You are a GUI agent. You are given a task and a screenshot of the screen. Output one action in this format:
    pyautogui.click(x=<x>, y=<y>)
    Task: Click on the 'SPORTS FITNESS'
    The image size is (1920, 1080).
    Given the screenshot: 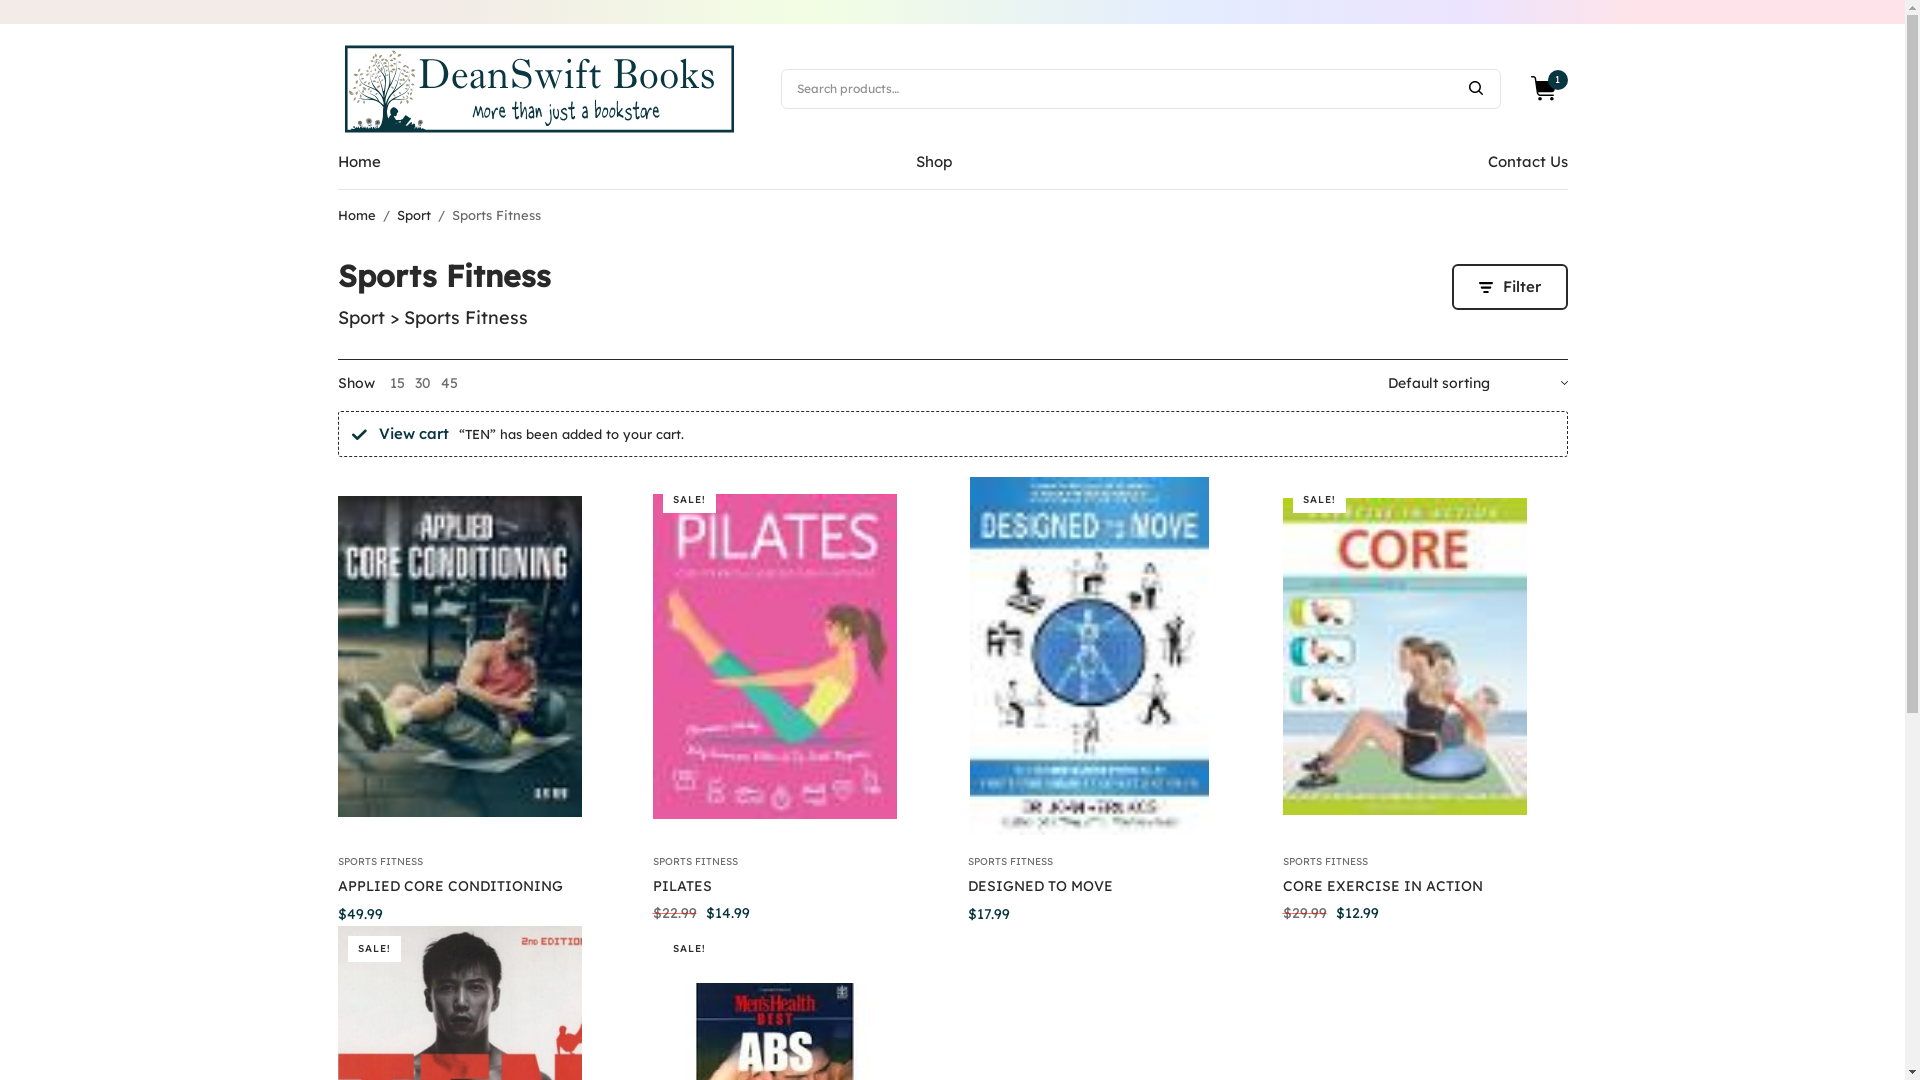 What is the action you would take?
    pyautogui.click(x=380, y=860)
    